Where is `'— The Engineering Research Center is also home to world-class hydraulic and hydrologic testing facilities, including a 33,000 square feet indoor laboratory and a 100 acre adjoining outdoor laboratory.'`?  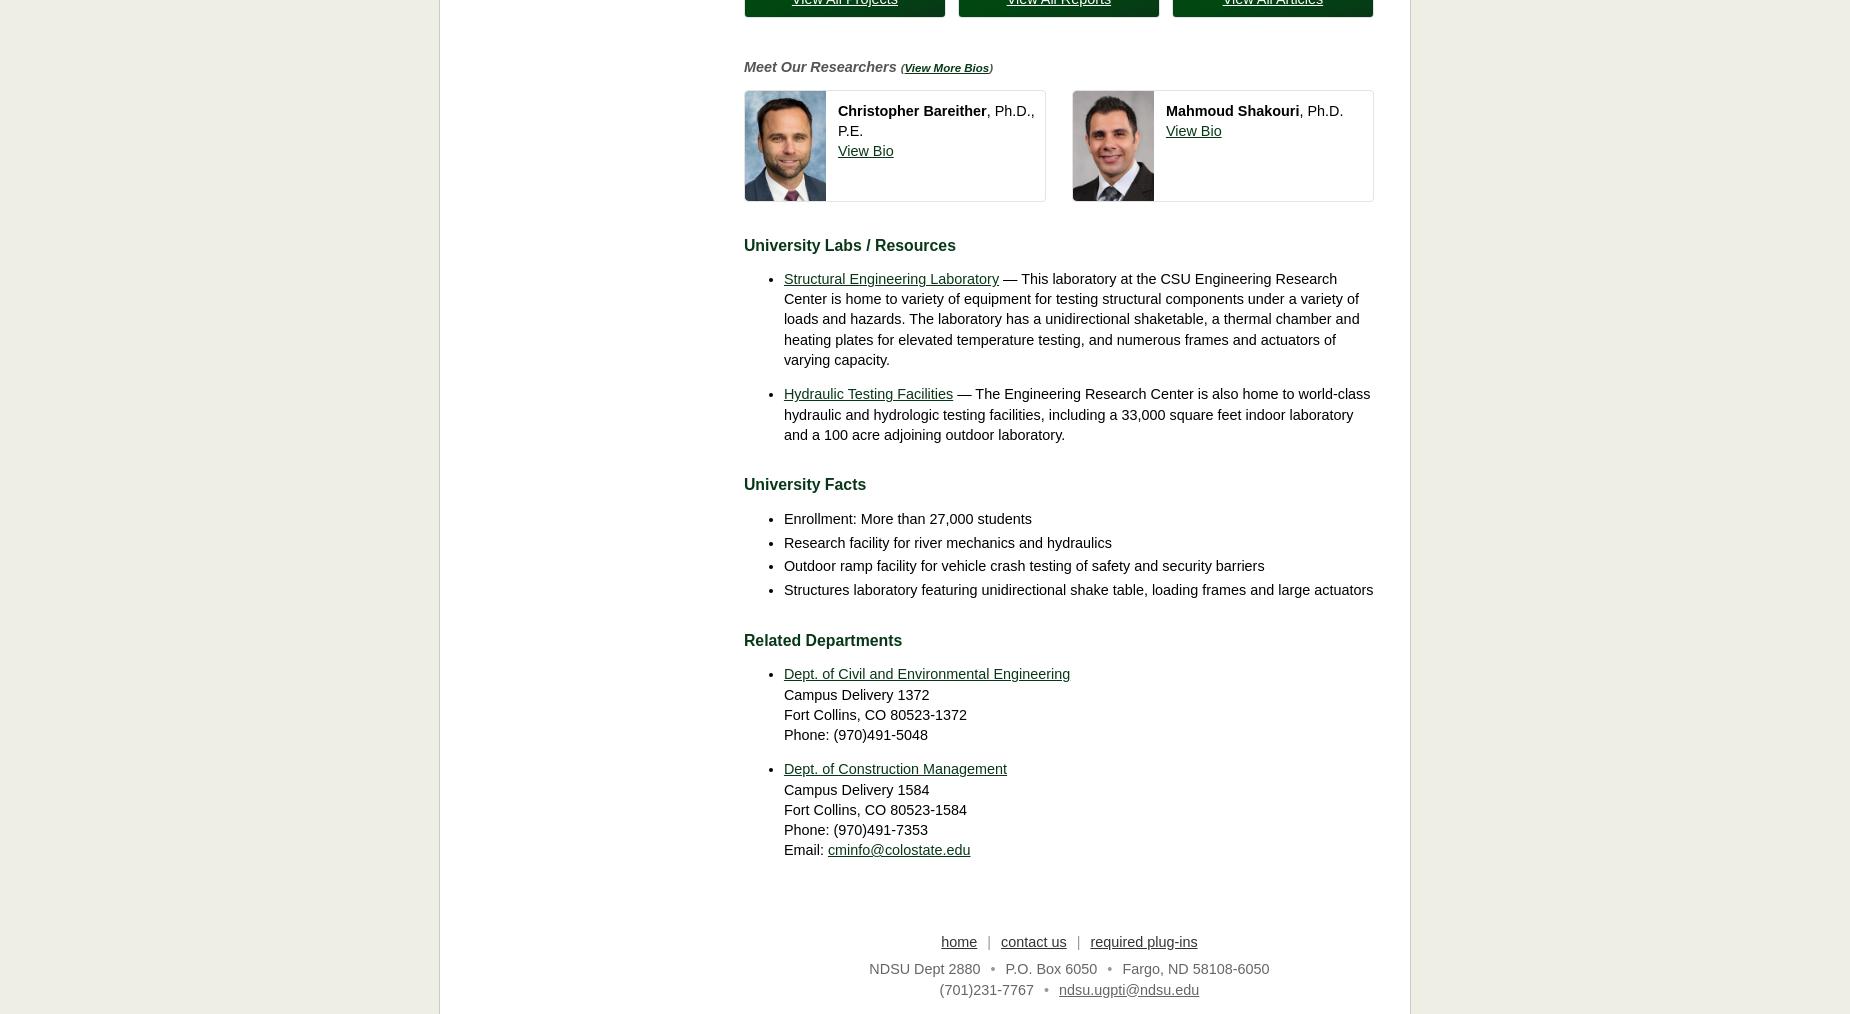 '— The Engineering Research Center is also home to world-class hydraulic and hydrologic testing facilities, including a 33,000 square feet indoor laboratory and a 100 acre adjoining outdoor laboratory.' is located at coordinates (1075, 413).